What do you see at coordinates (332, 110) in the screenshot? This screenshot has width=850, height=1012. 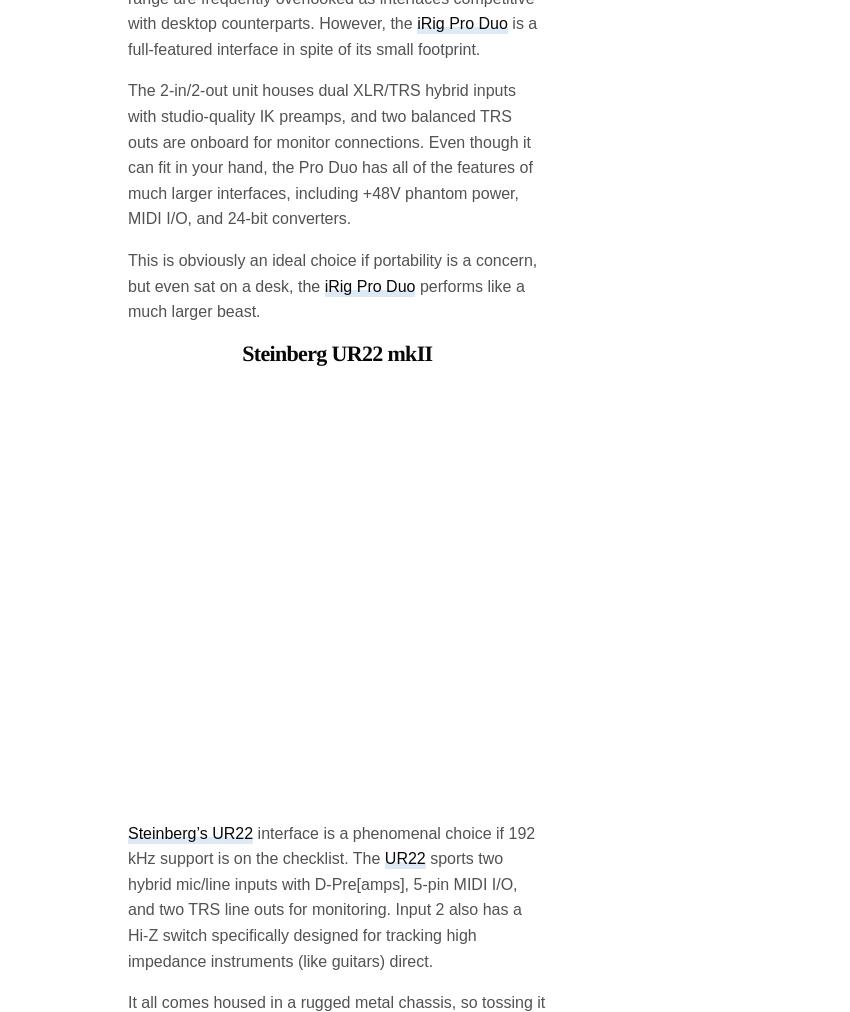 I see `'This is obviously an ideal choice if portability is a concern, but even sat on a desk, the'` at bounding box center [332, 110].